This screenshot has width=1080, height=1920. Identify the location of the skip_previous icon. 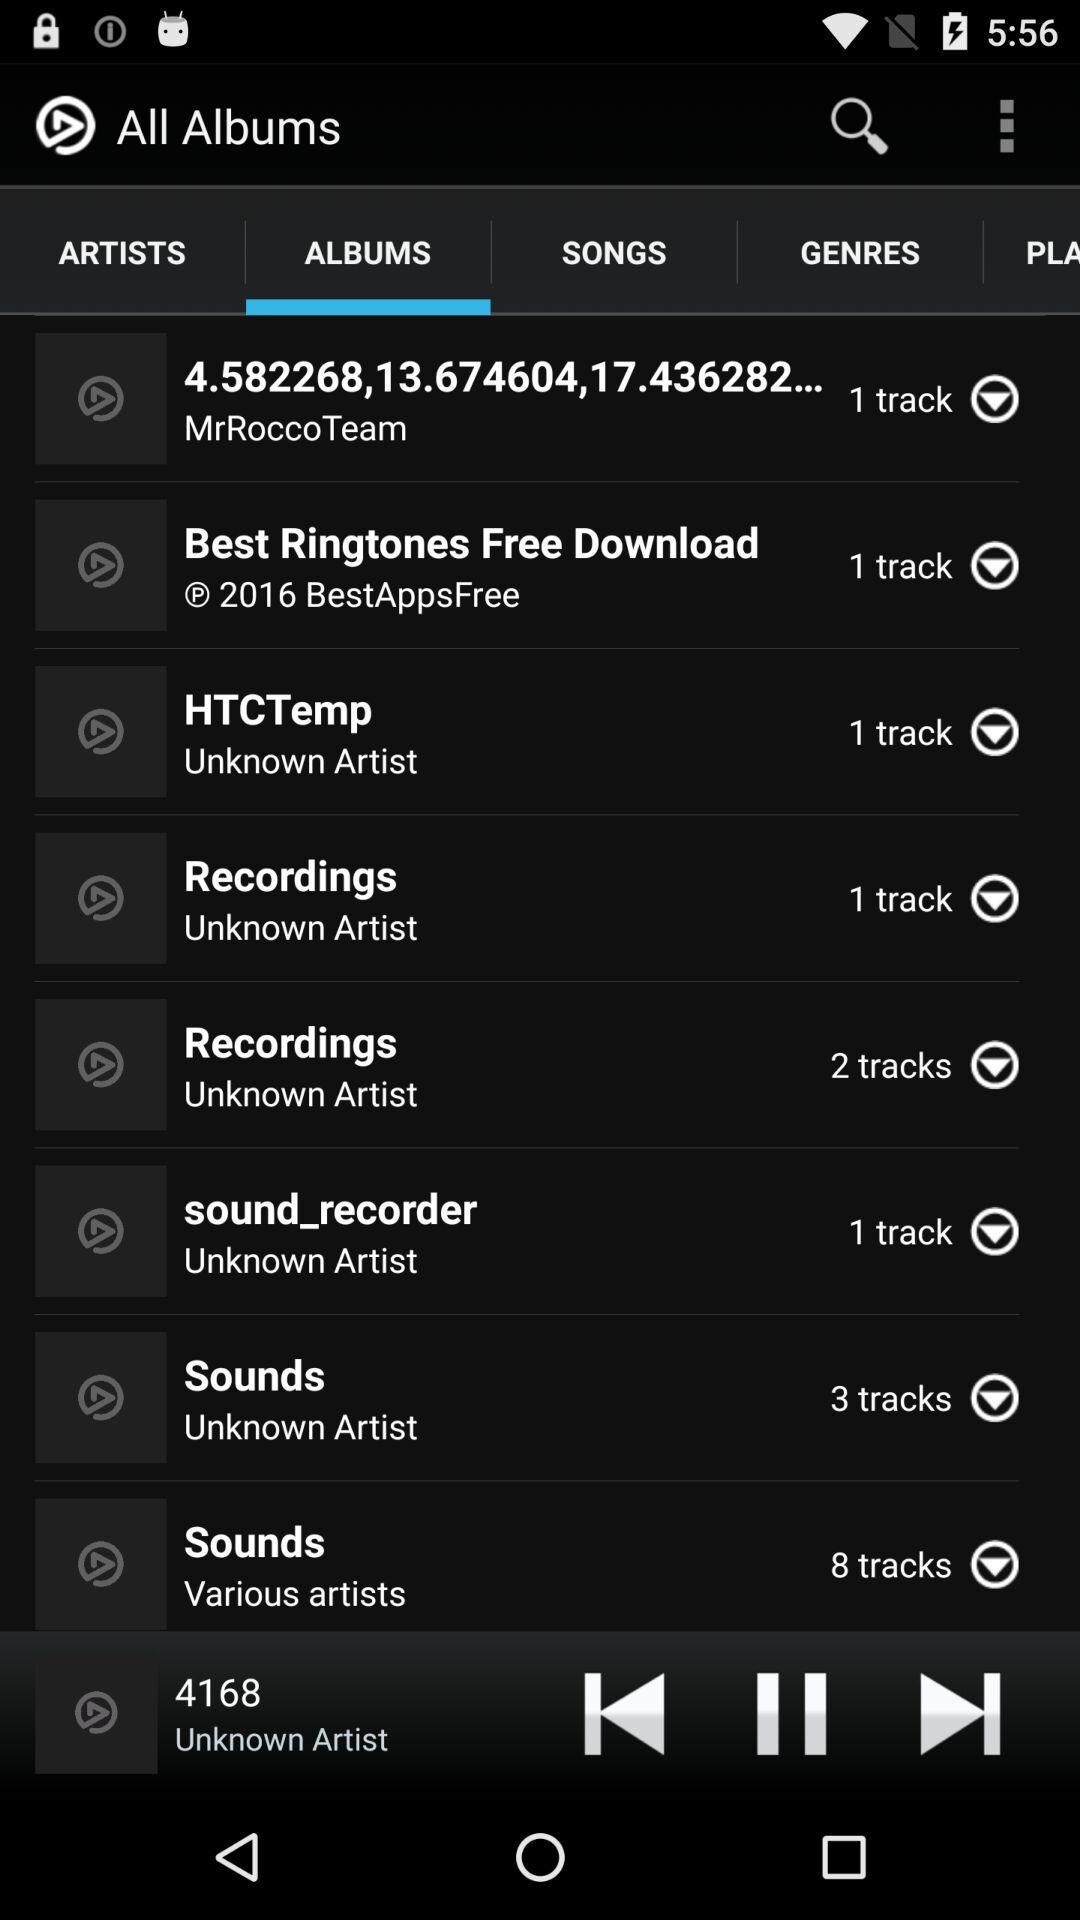
(623, 1832).